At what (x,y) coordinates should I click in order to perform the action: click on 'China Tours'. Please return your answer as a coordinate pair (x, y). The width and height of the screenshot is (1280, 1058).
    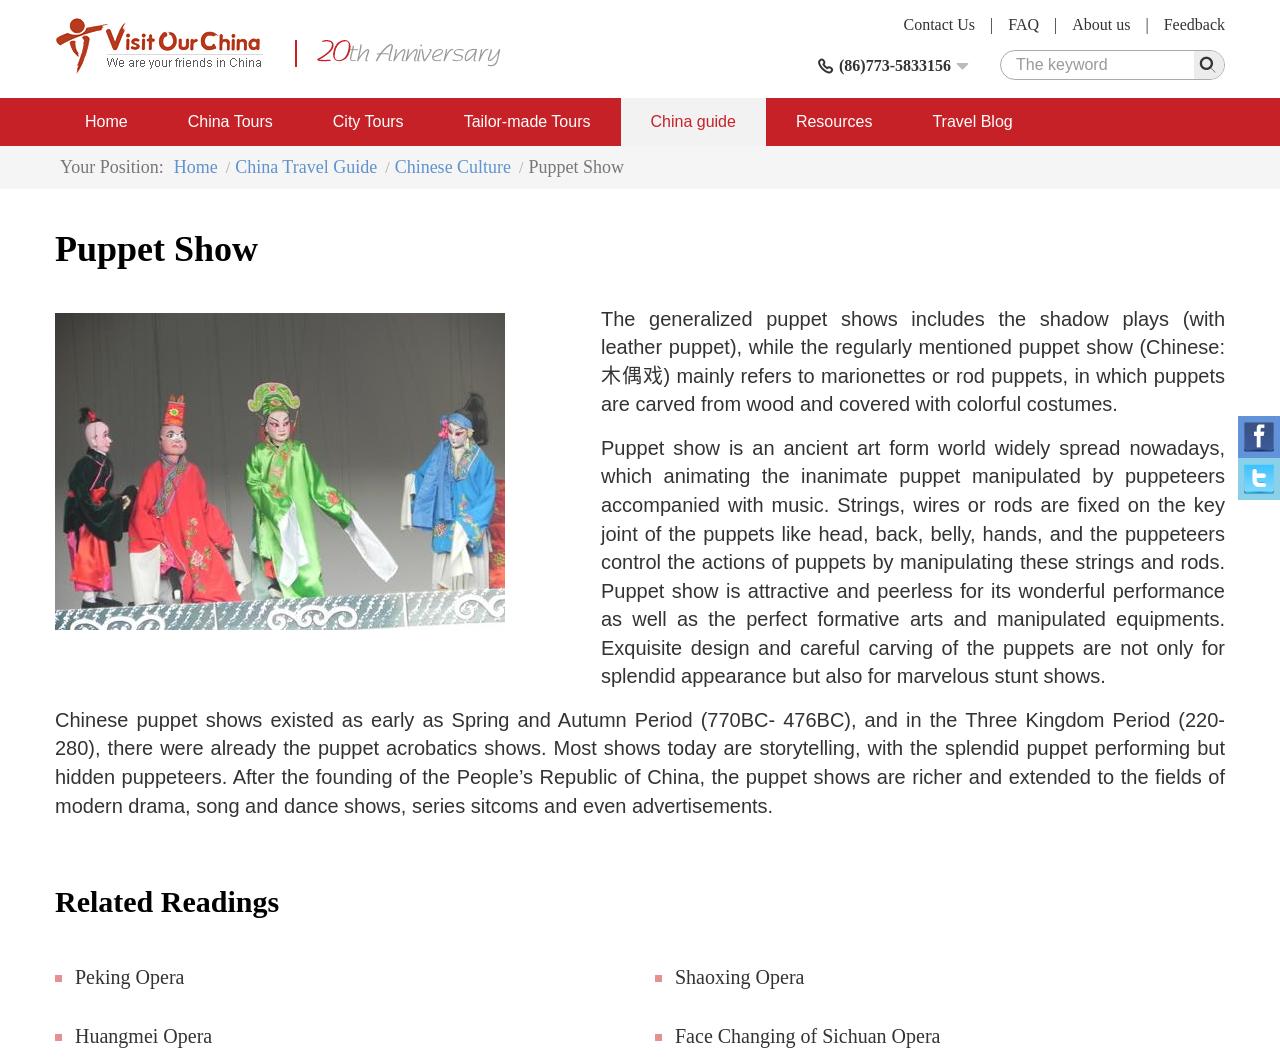
    Looking at the image, I should click on (229, 120).